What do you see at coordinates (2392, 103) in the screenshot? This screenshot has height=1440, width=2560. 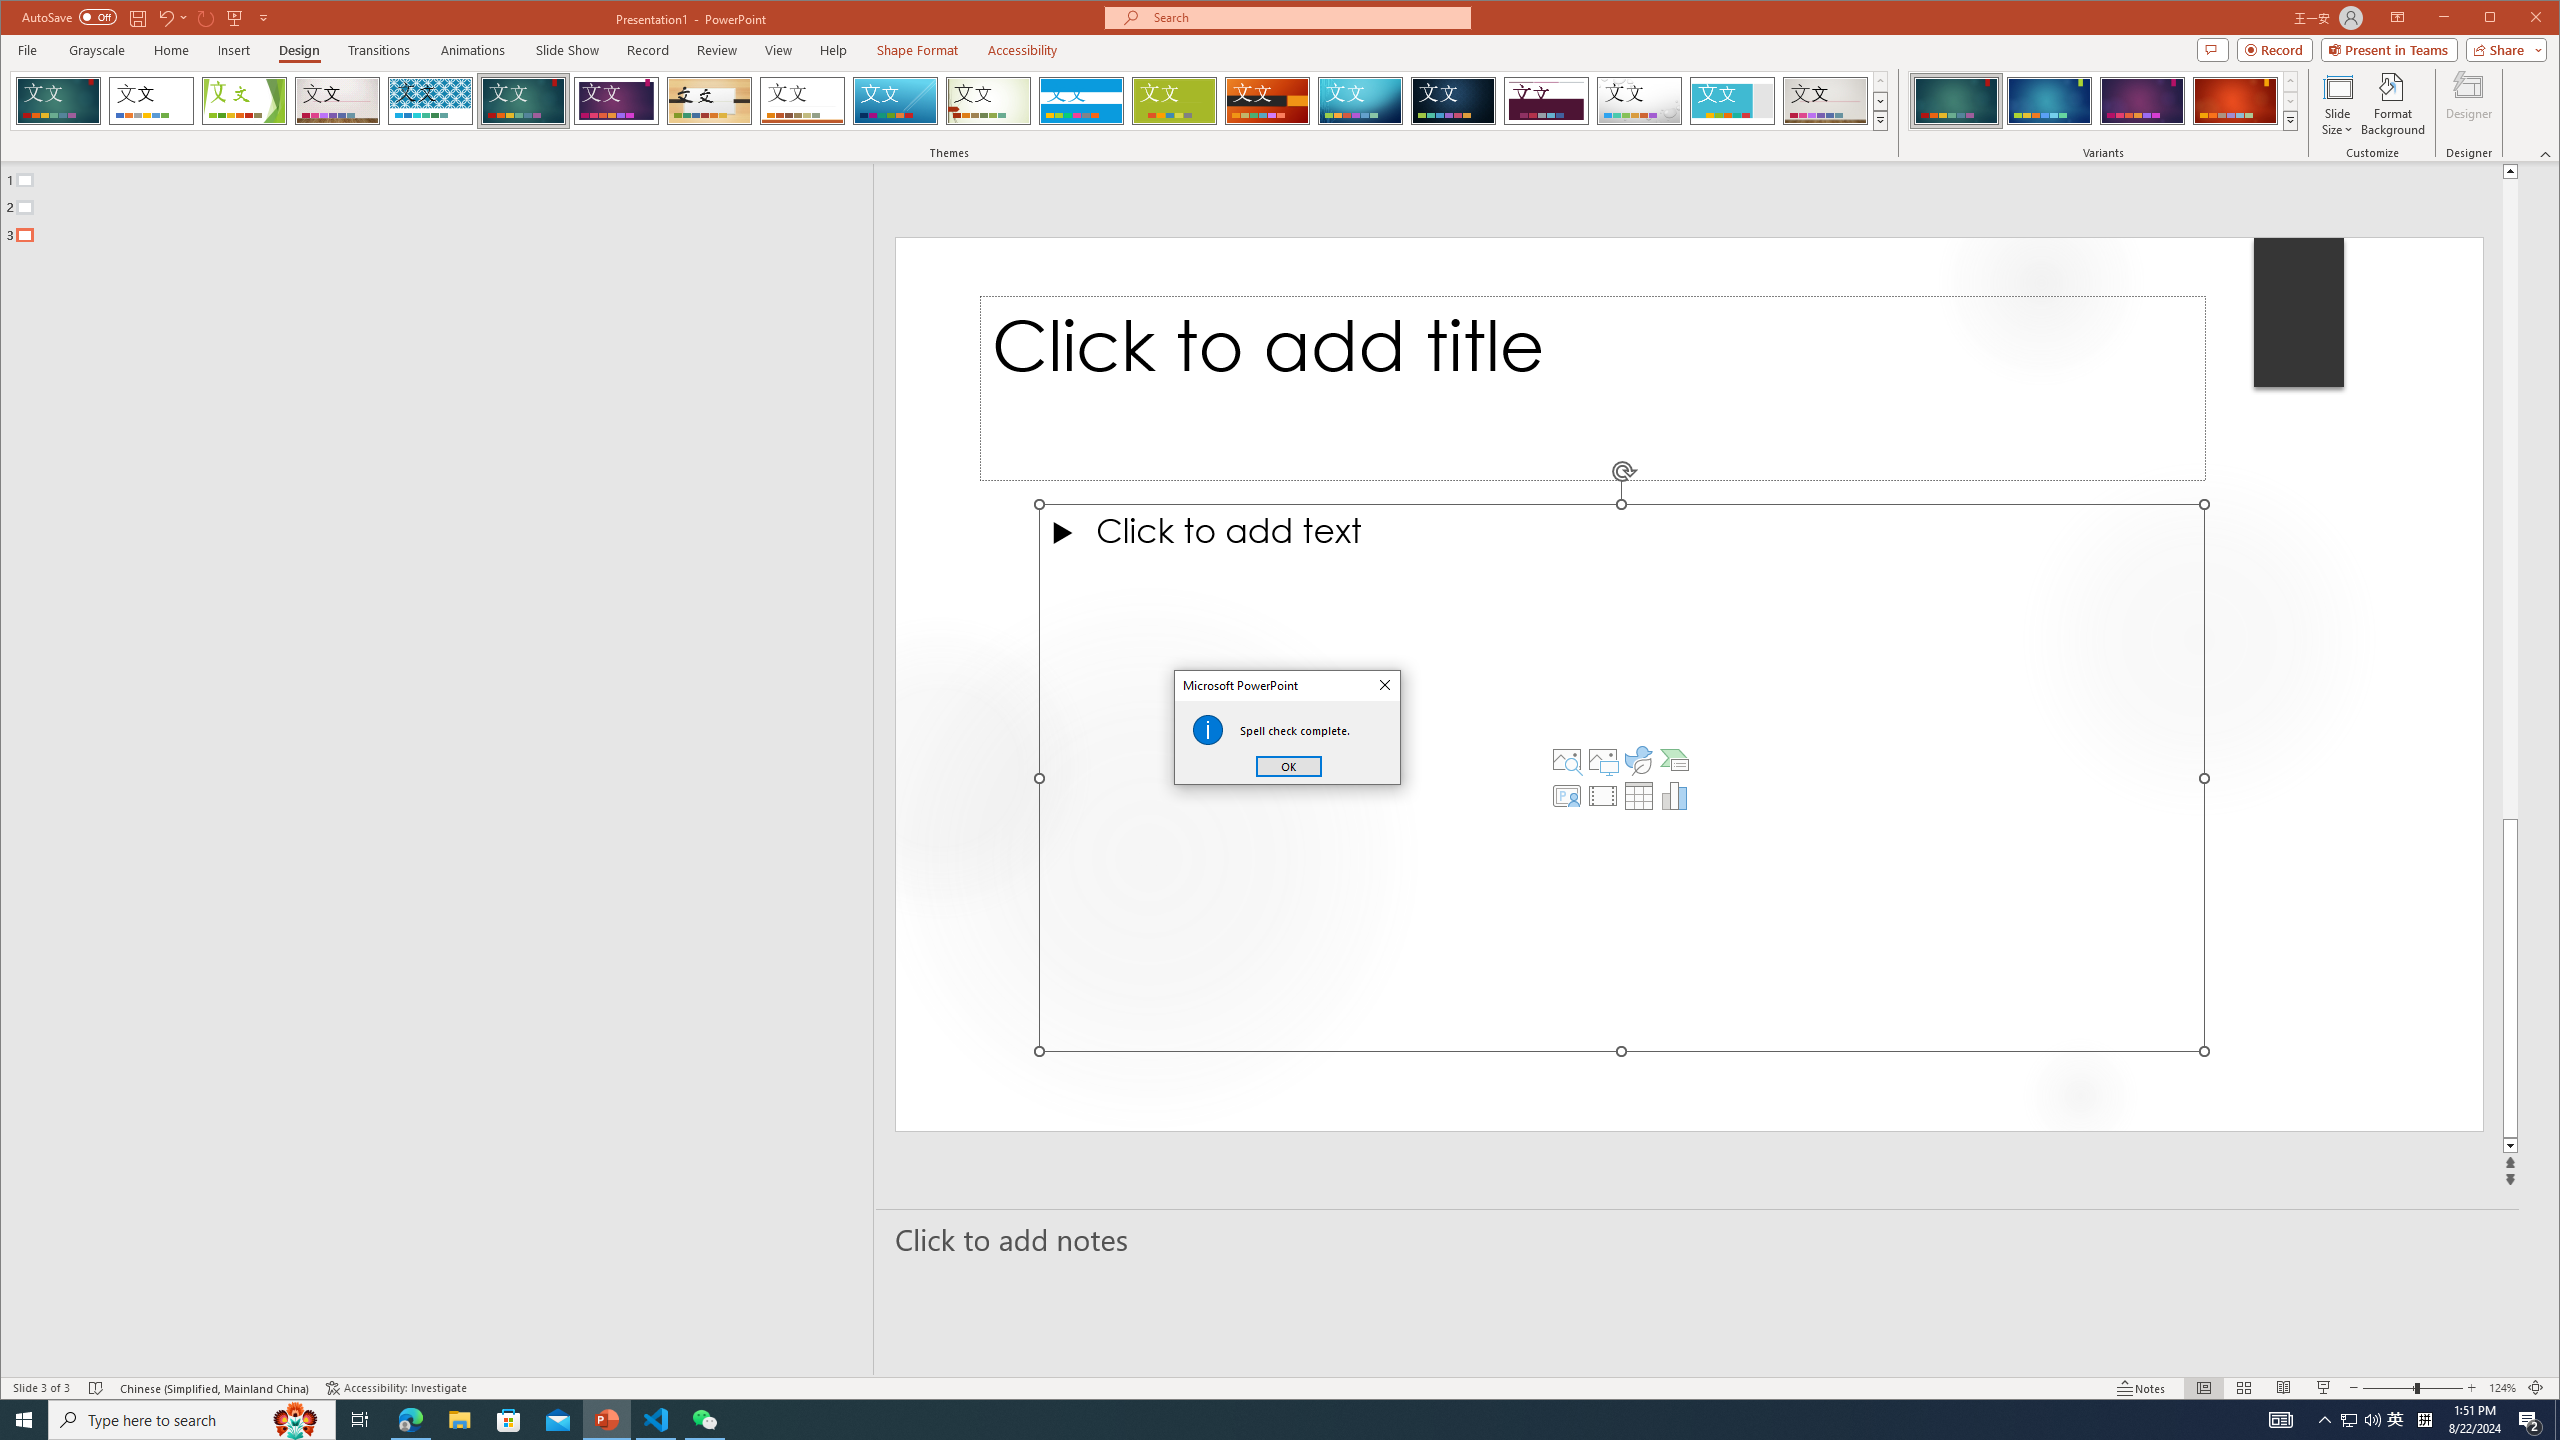 I see `'Format Background'` at bounding box center [2392, 103].